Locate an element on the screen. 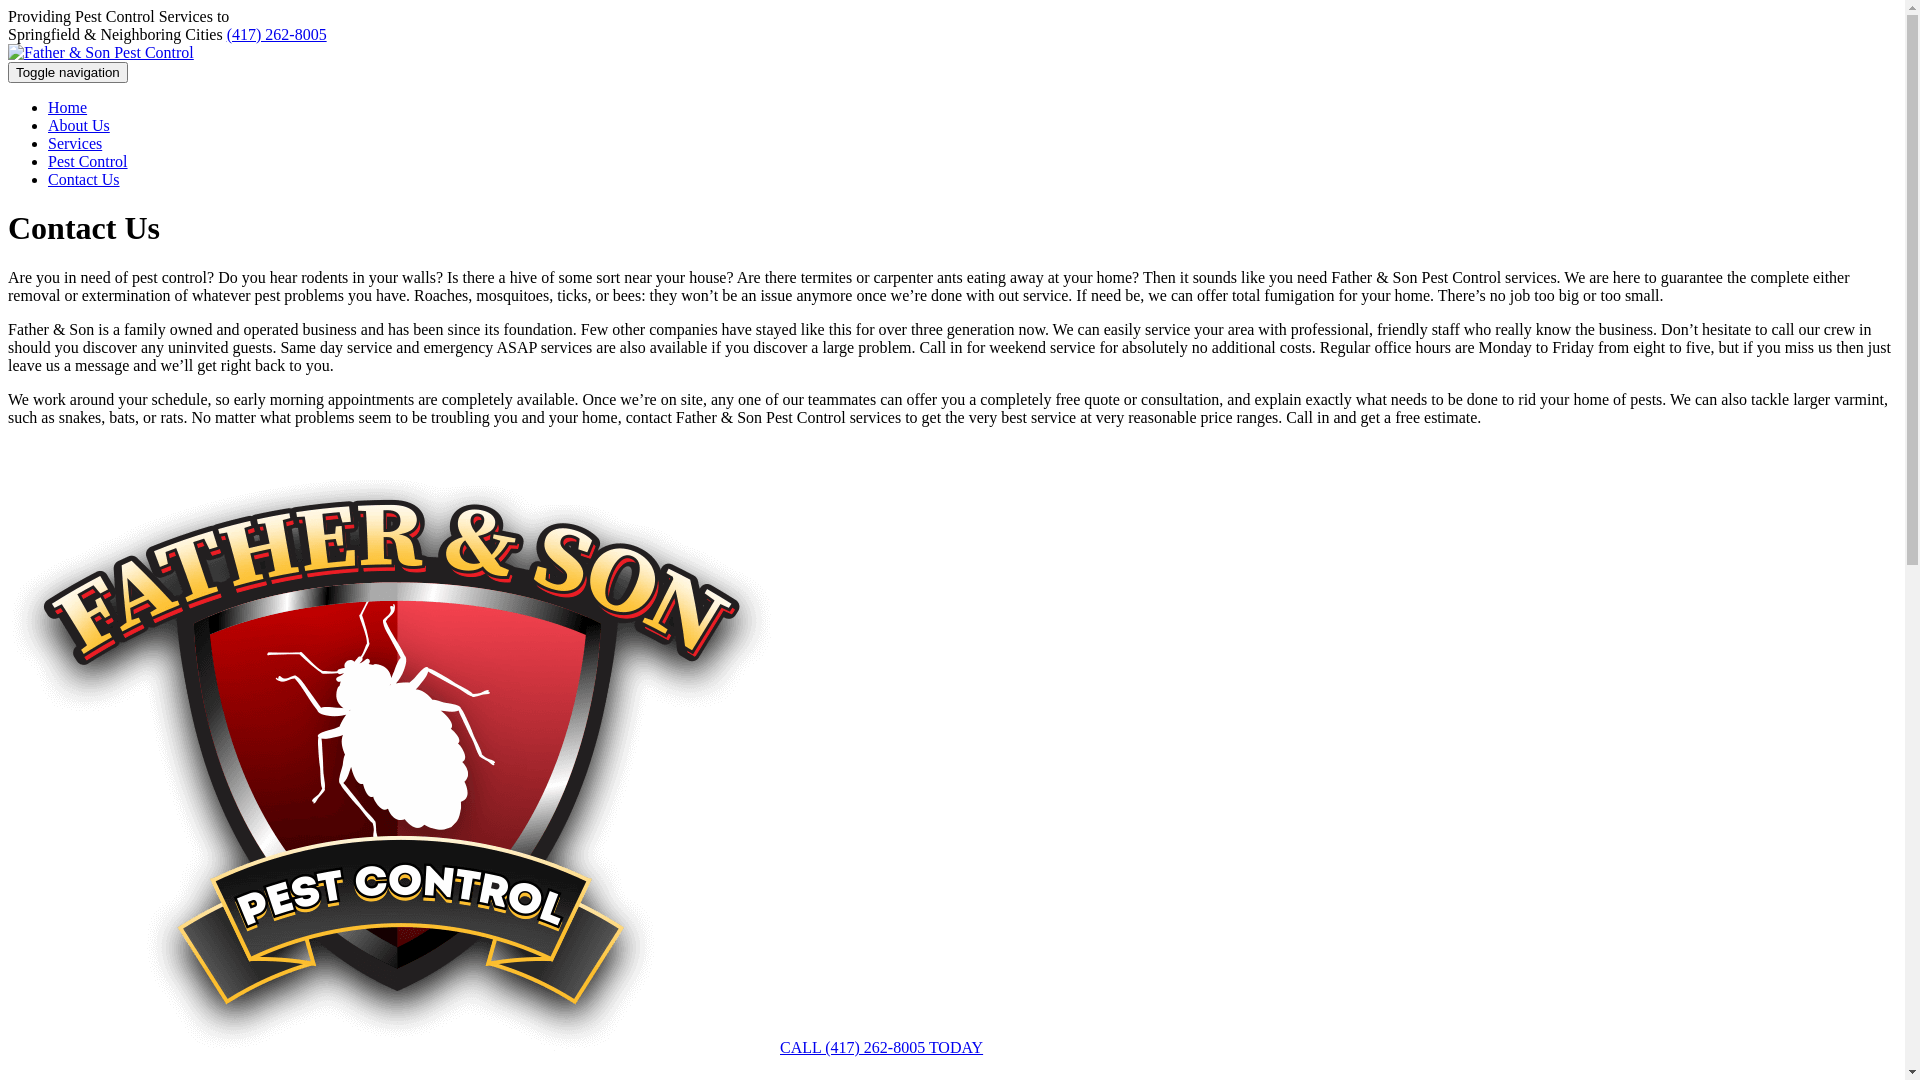  'Contact Us' is located at coordinates (48, 178).